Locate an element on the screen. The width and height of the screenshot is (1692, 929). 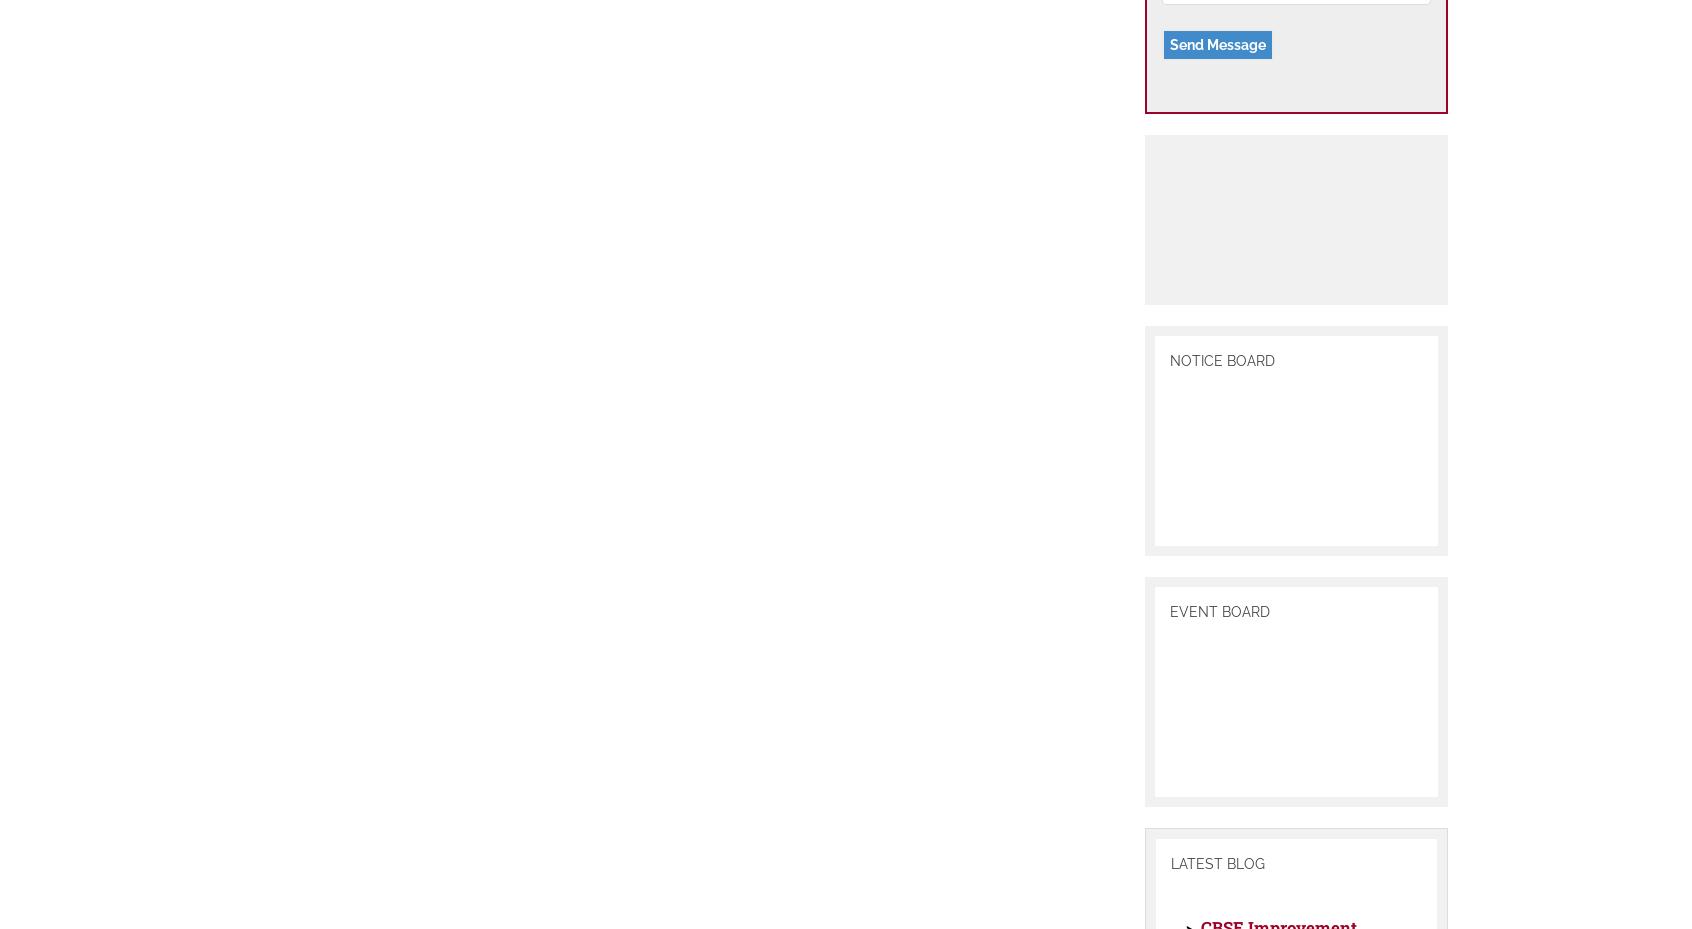
'CBSE Improvement Admission' is located at coordinates (1198, 906).